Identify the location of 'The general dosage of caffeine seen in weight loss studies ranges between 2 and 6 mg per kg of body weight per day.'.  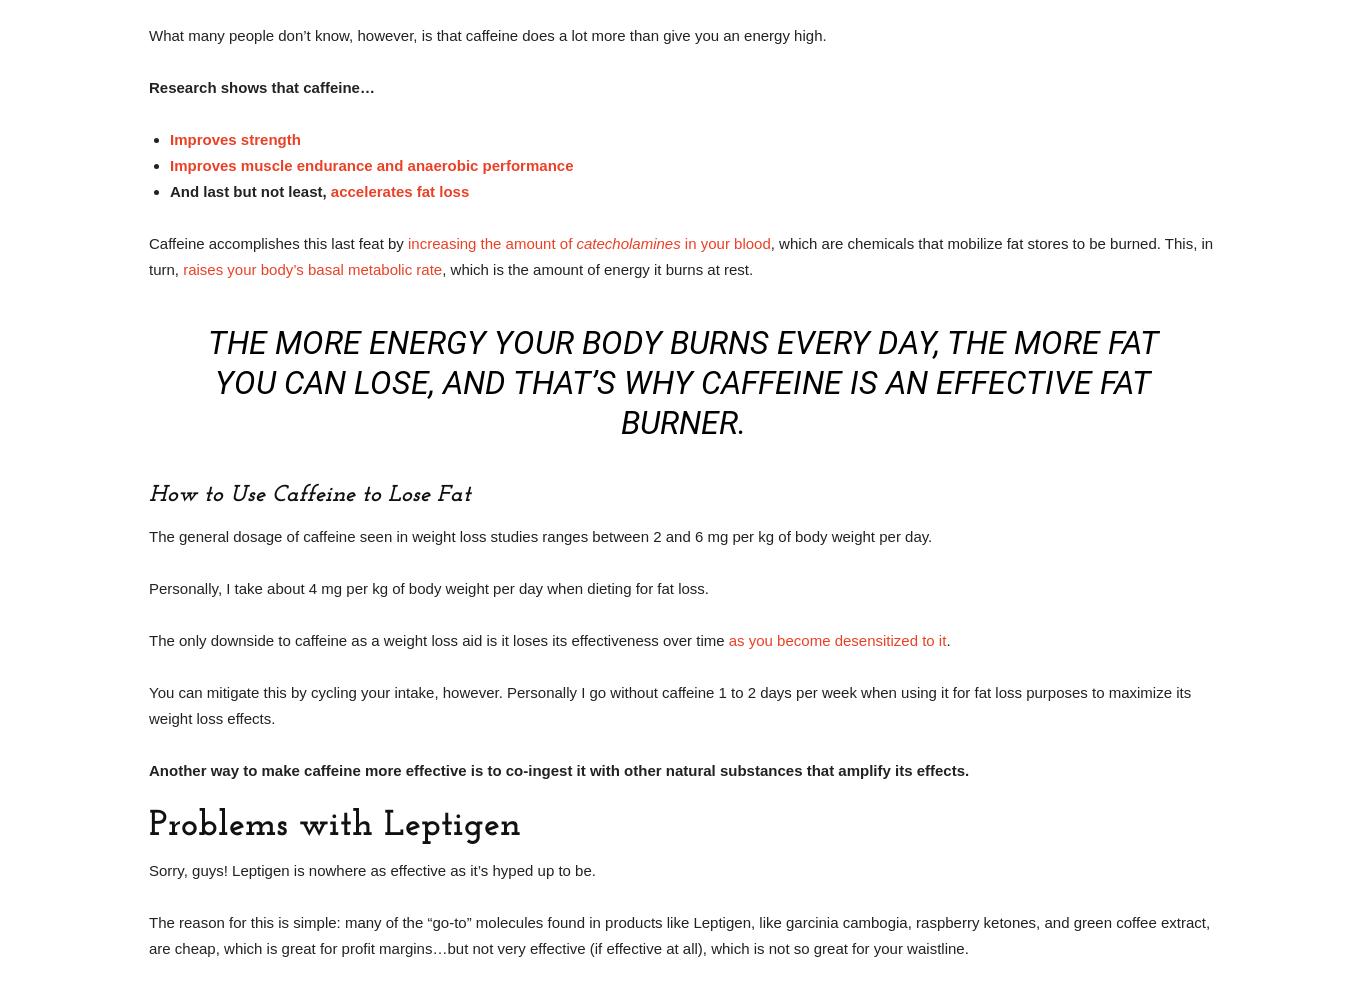
(540, 535).